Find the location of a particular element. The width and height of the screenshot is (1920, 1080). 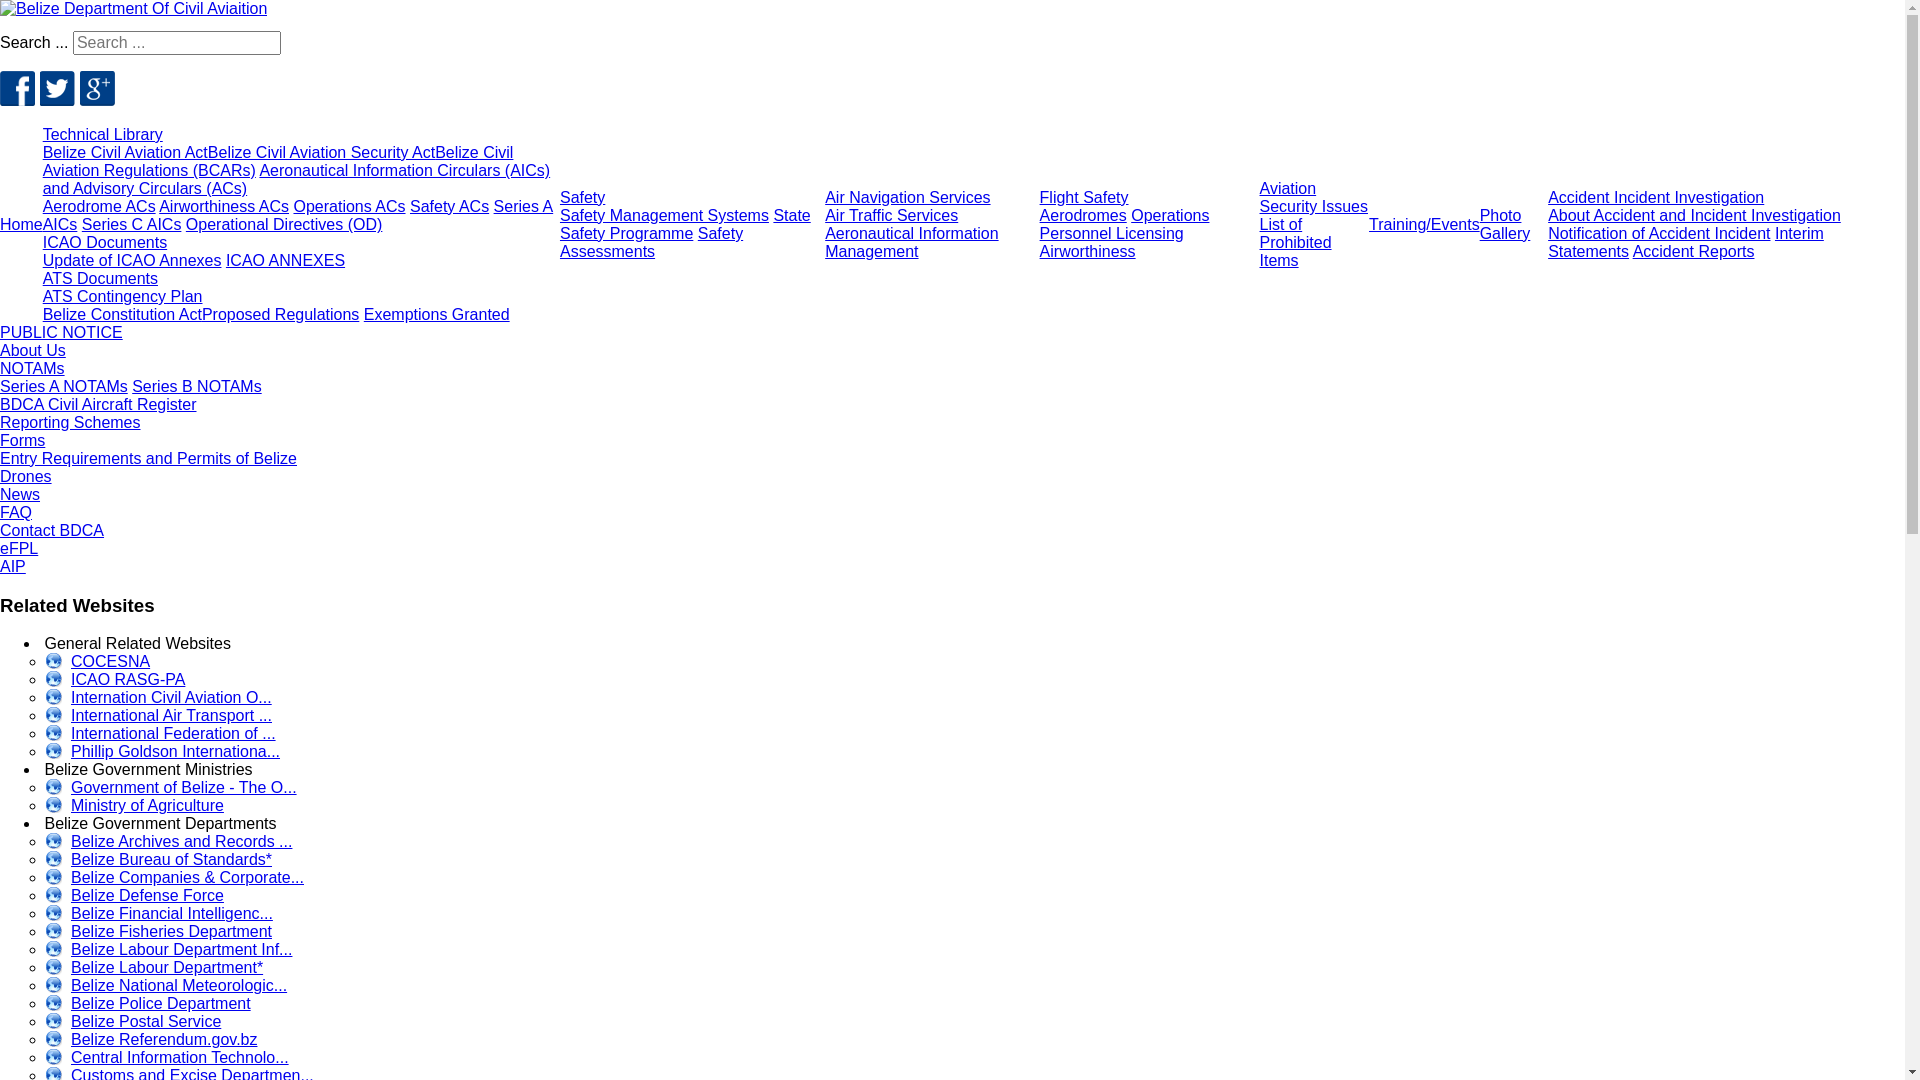

'About Us' is located at coordinates (33, 349).